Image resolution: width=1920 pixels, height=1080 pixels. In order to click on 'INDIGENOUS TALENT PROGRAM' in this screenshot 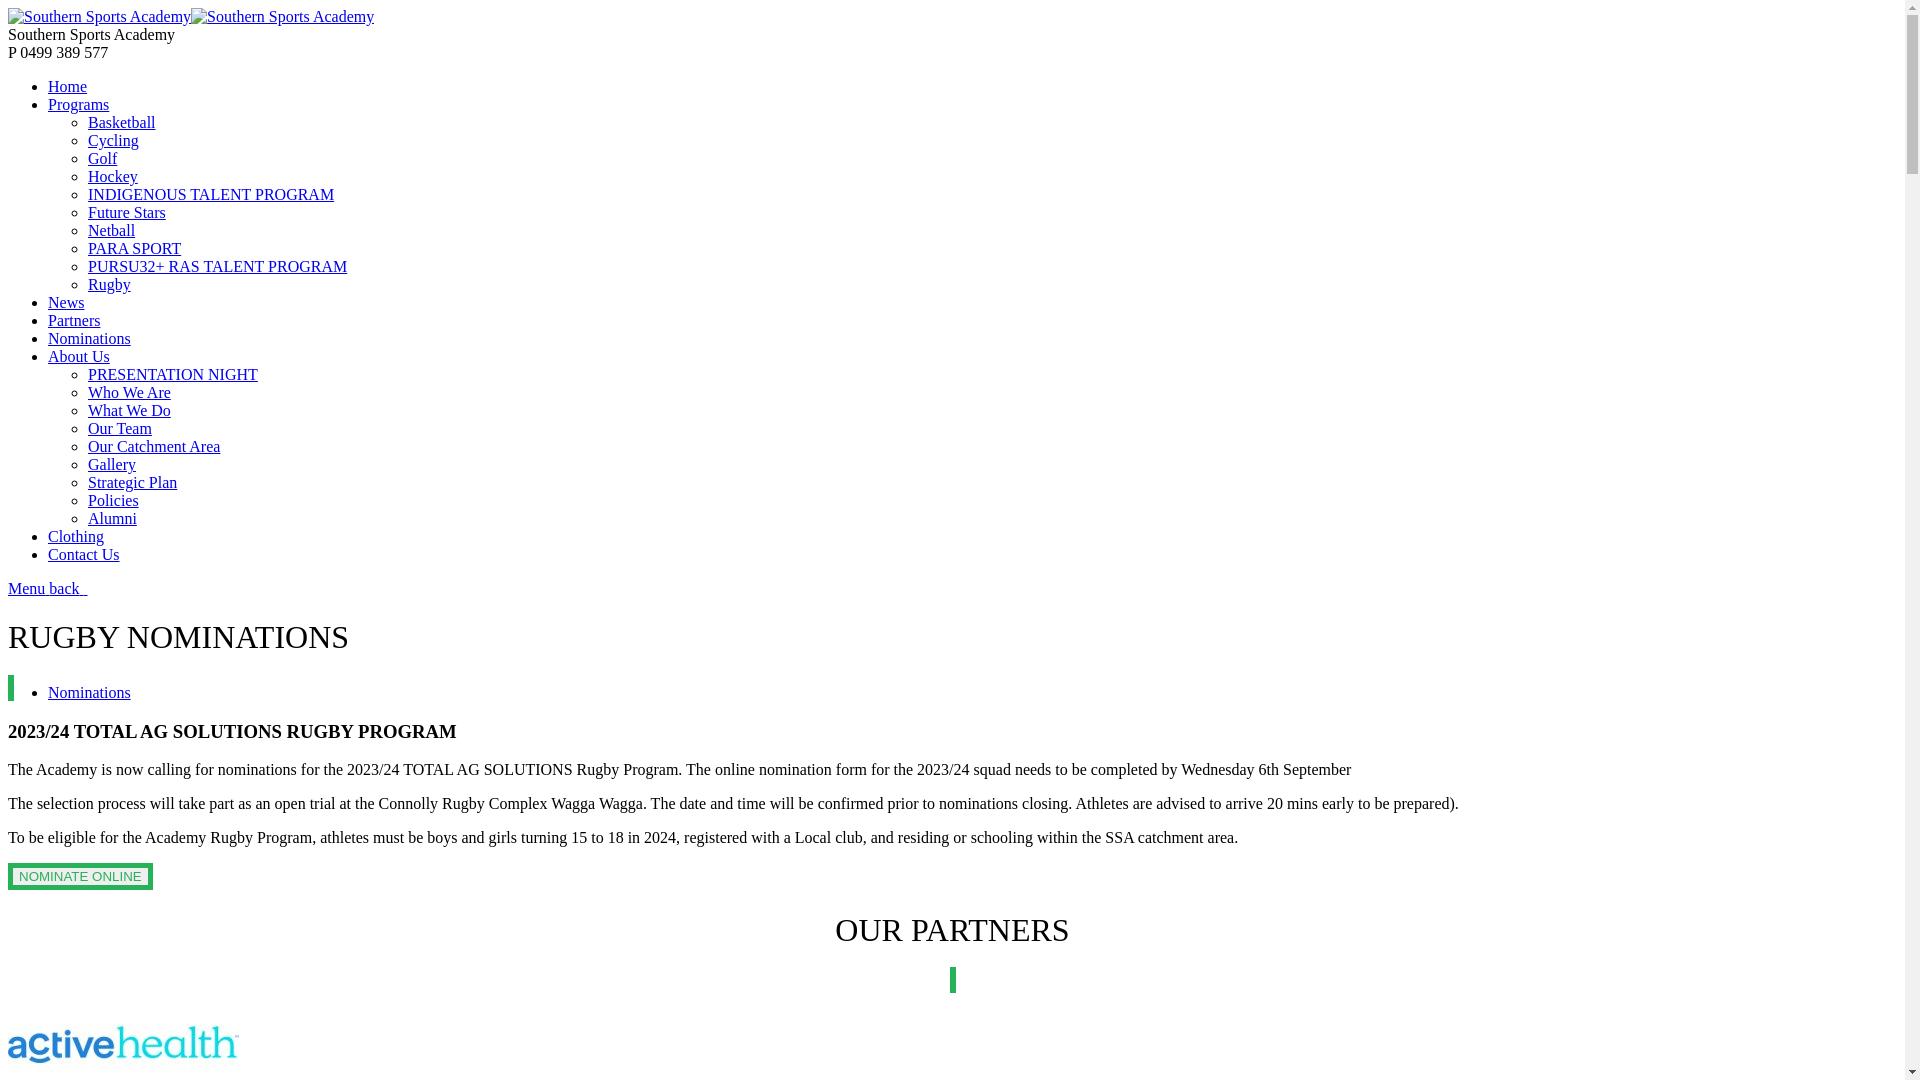, I will do `click(211, 194)`.